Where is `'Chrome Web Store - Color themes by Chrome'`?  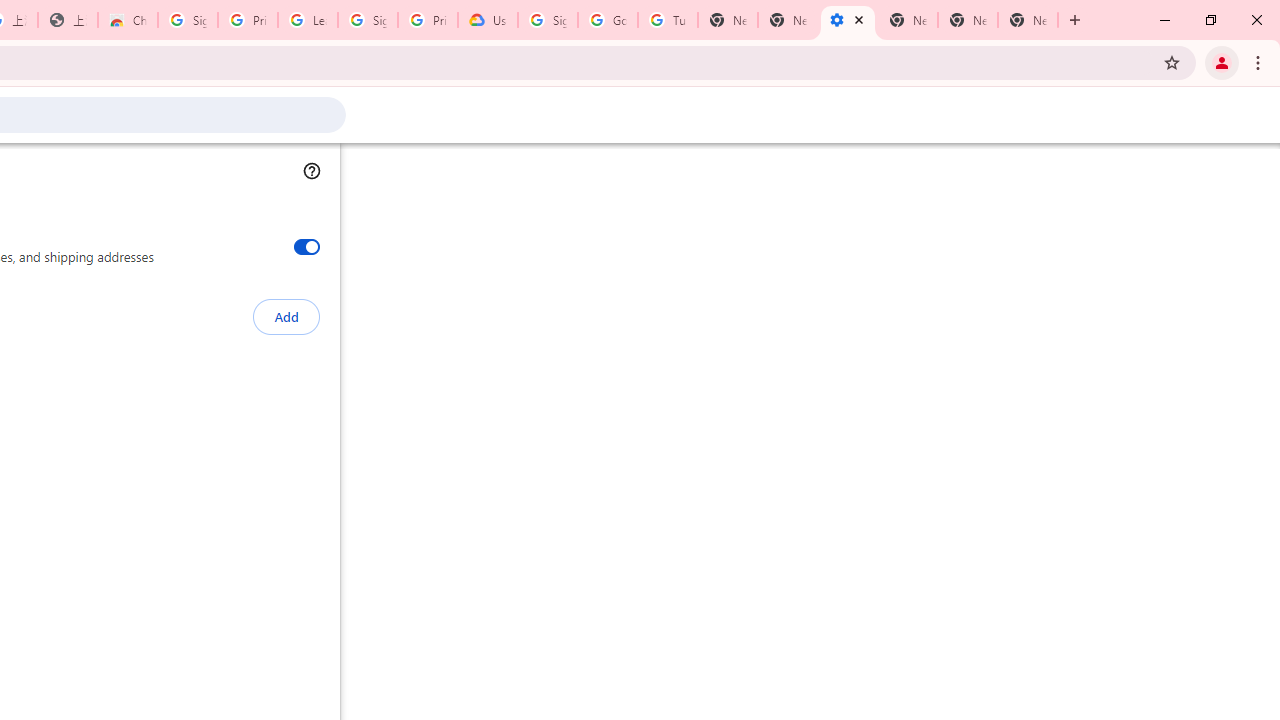
'Chrome Web Store - Color themes by Chrome' is located at coordinates (127, 20).